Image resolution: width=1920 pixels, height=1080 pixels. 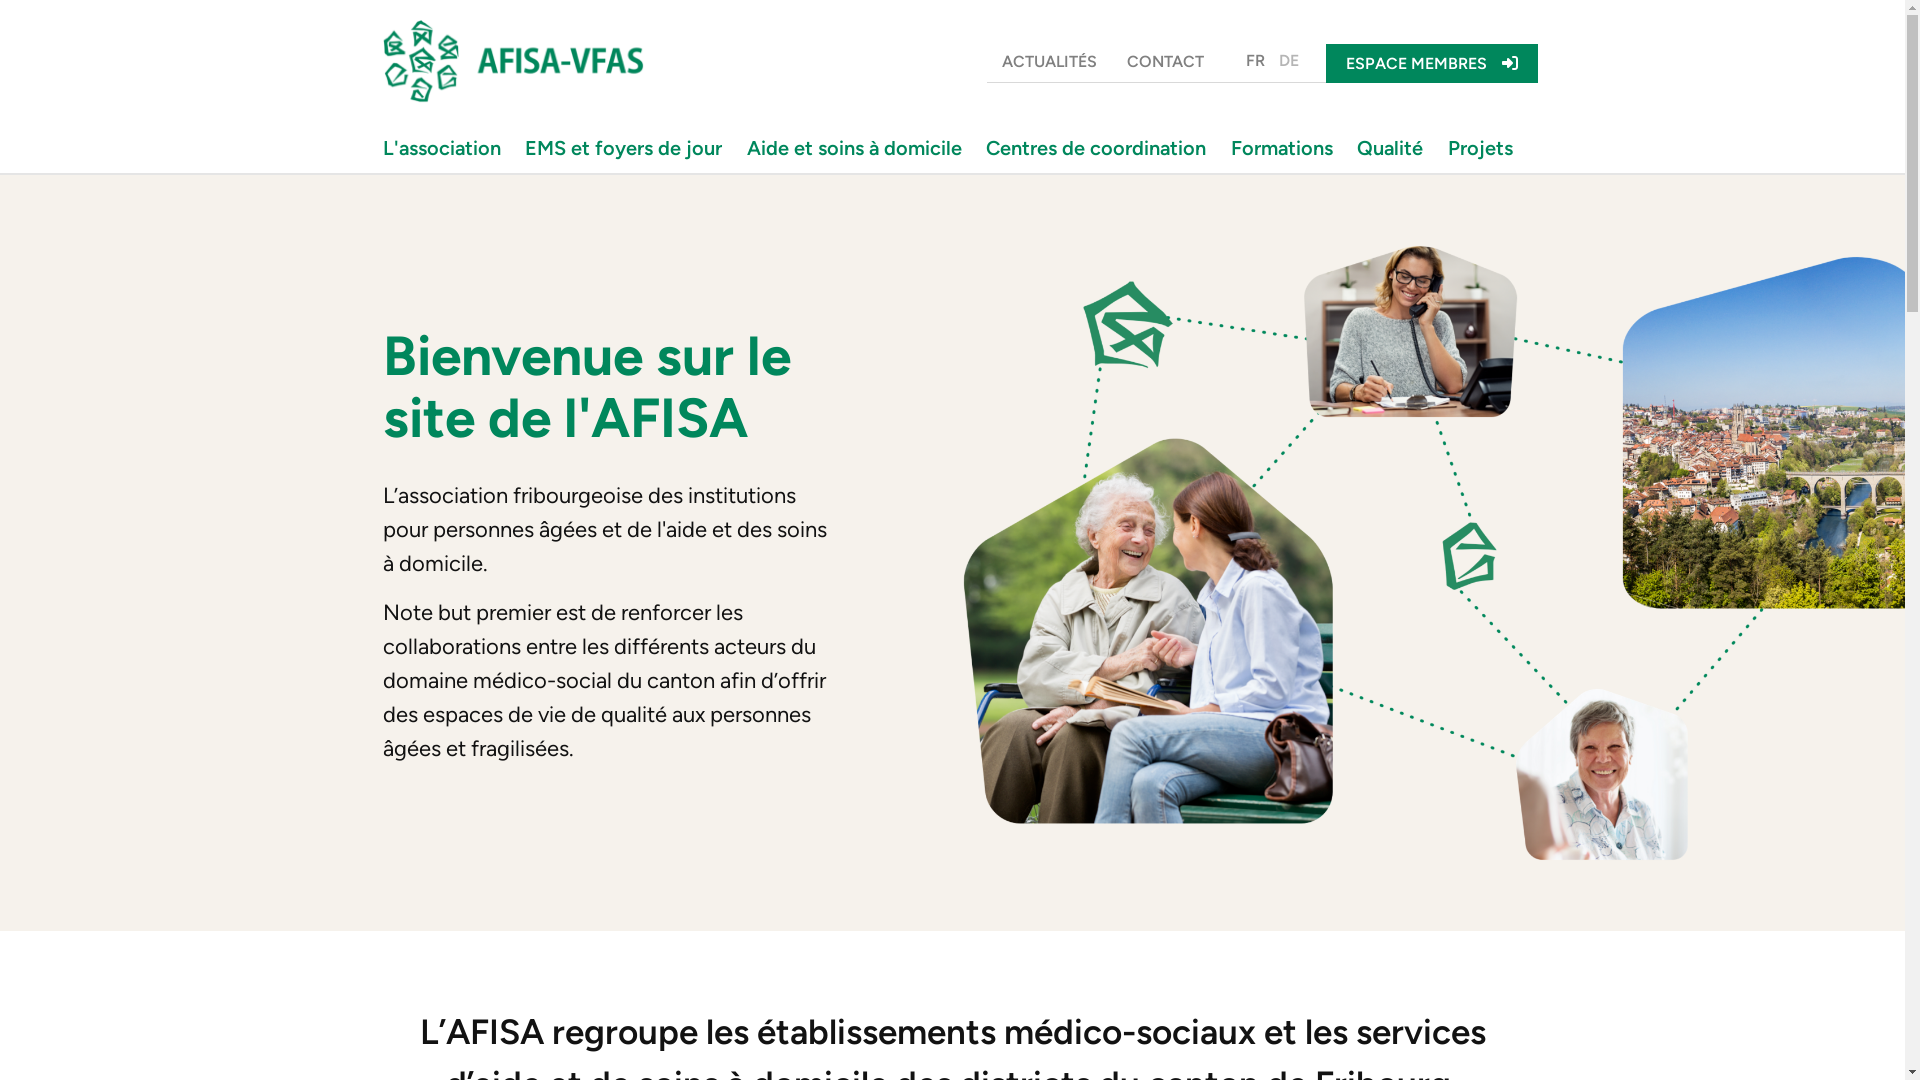 What do you see at coordinates (1286, 146) in the screenshot?
I see `'Formations'` at bounding box center [1286, 146].